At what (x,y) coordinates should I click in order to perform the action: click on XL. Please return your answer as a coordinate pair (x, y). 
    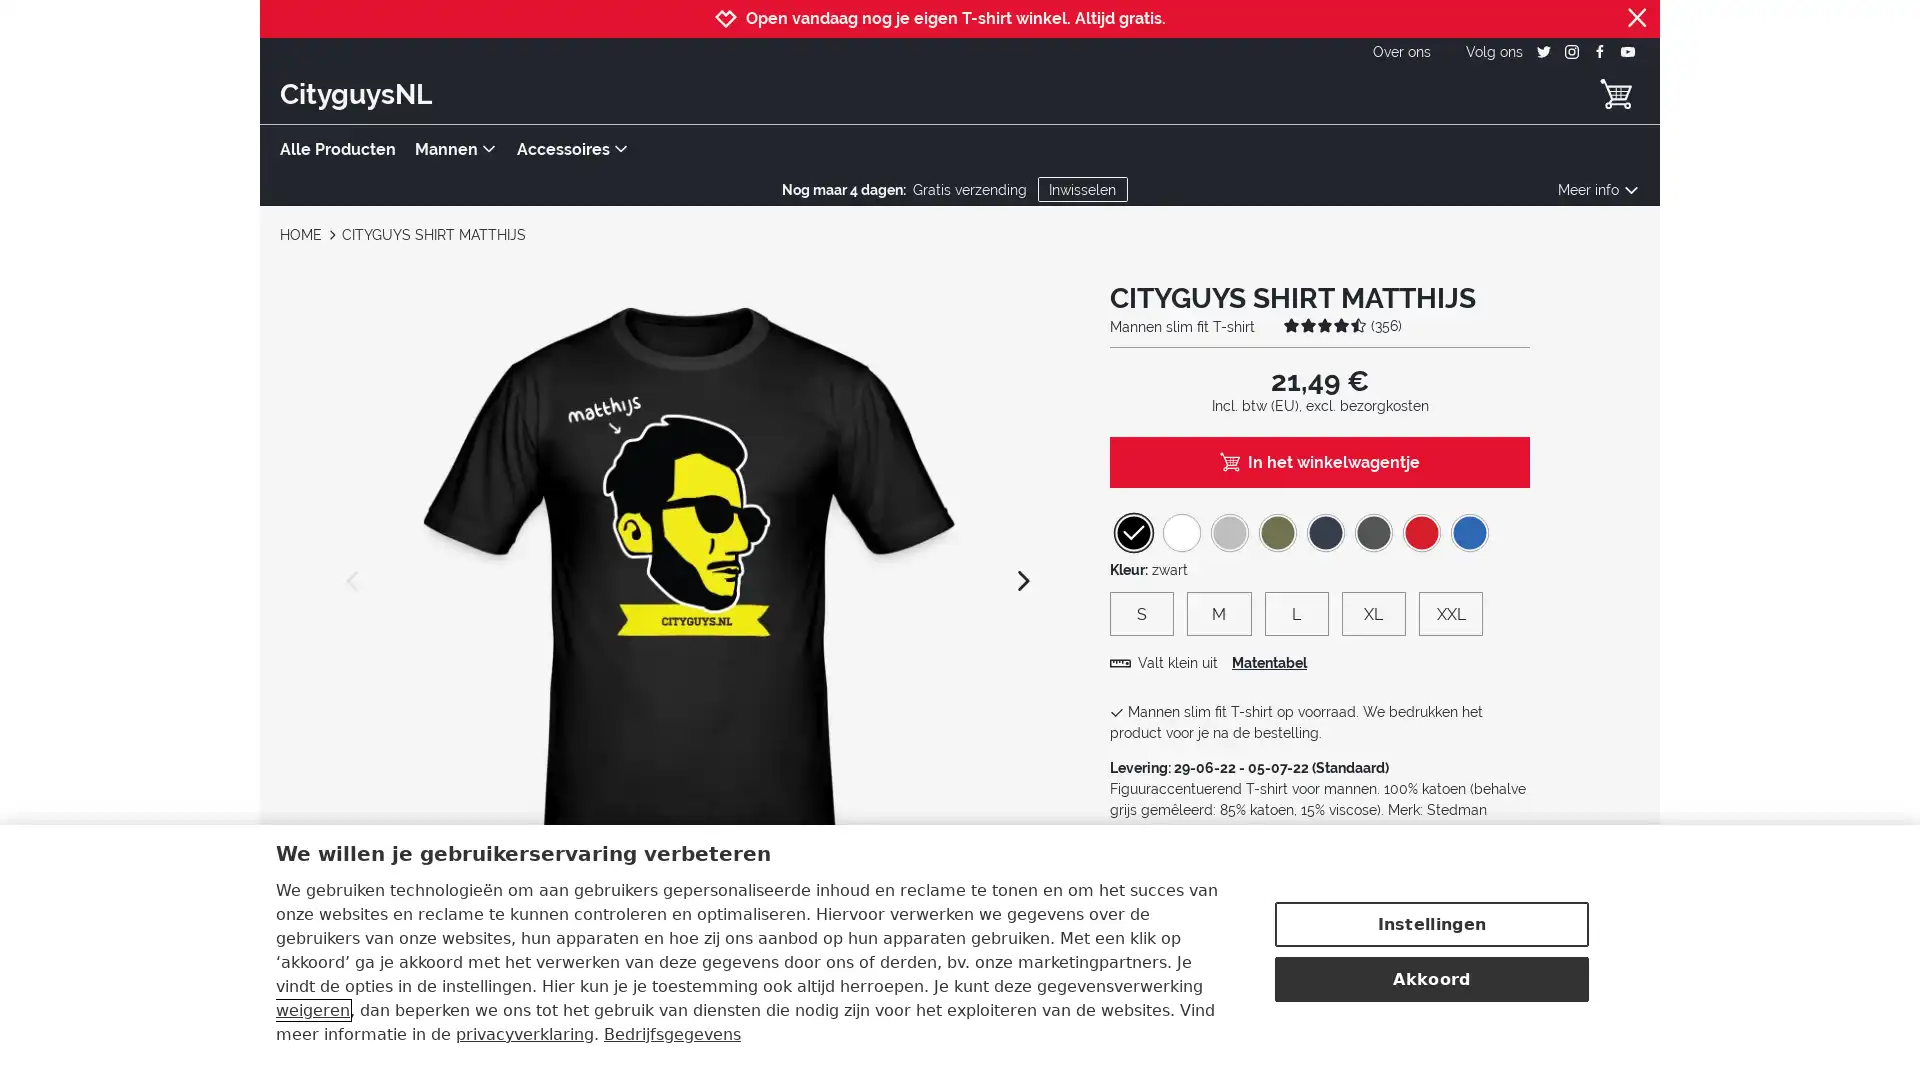
    Looking at the image, I should click on (1372, 612).